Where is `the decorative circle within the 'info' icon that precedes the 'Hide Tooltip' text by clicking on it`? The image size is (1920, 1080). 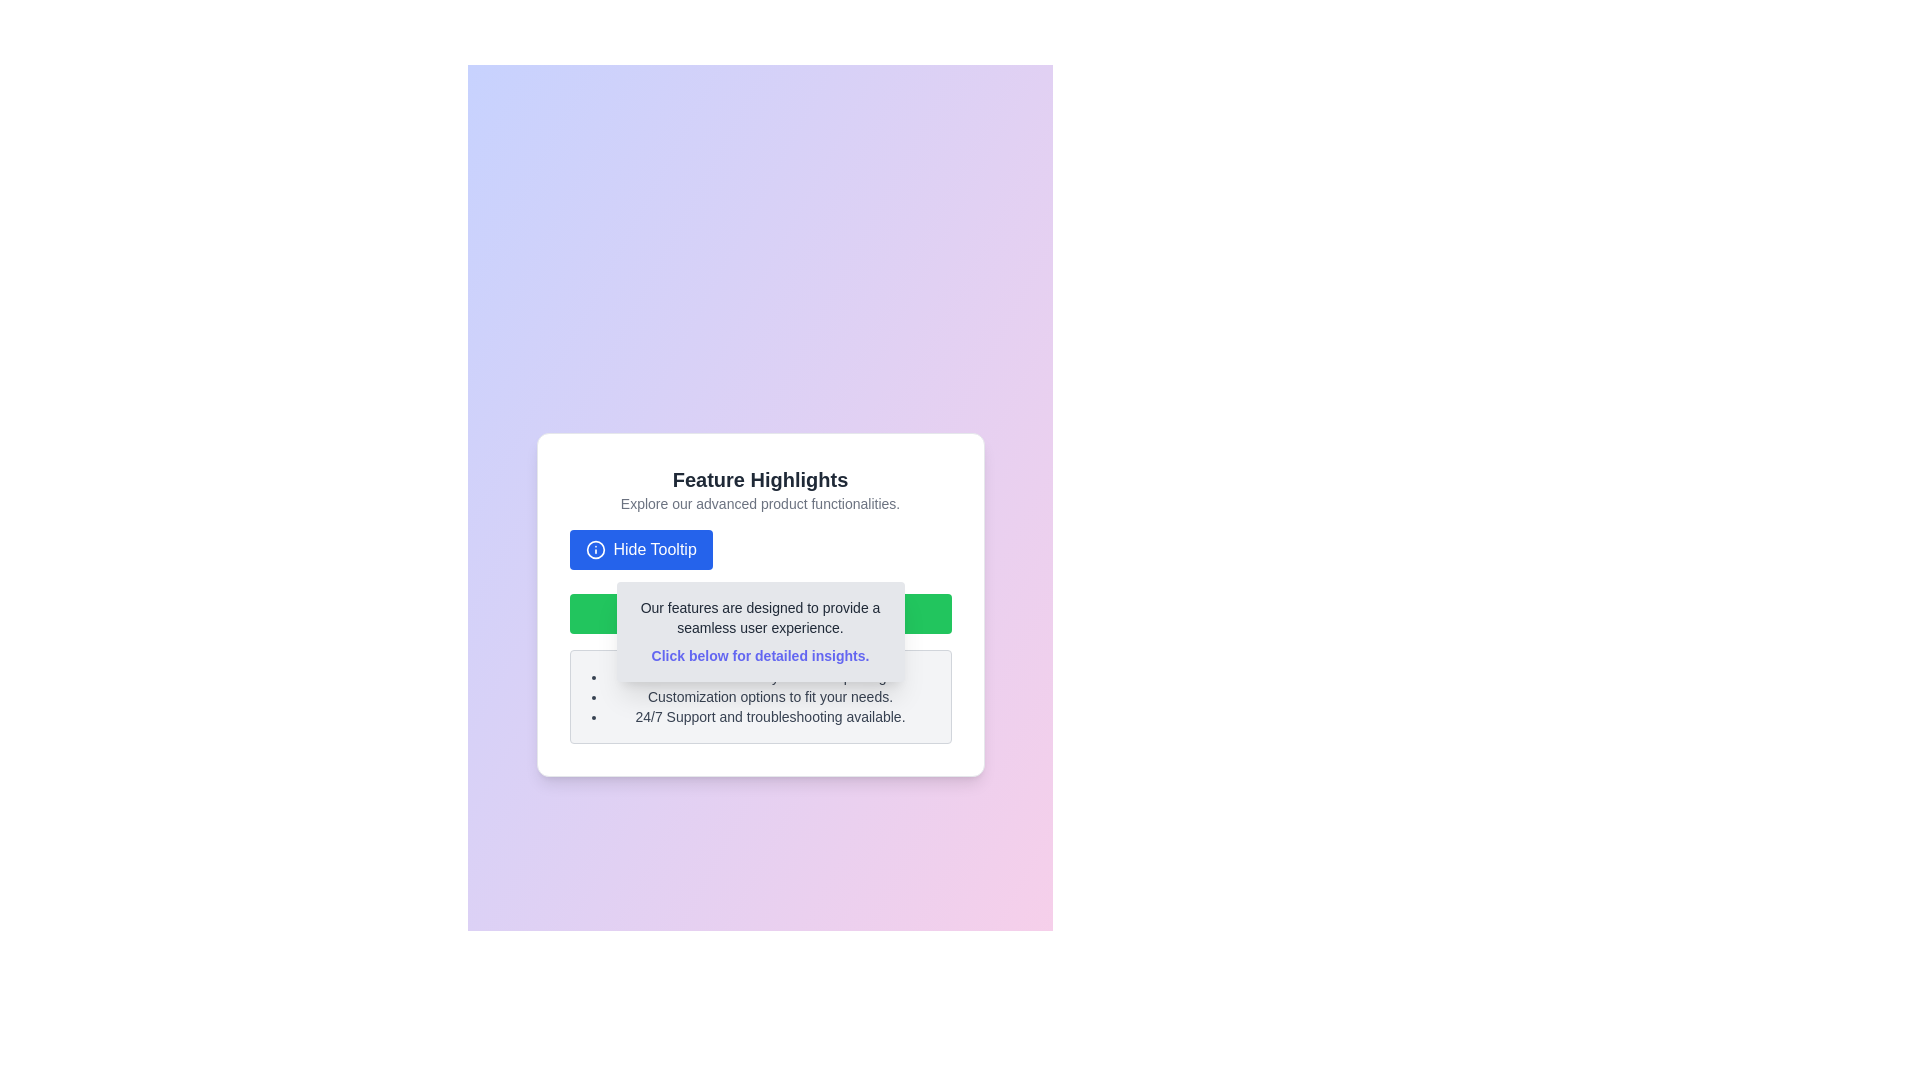 the decorative circle within the 'info' icon that precedes the 'Hide Tooltip' text by clicking on it is located at coordinates (594, 550).